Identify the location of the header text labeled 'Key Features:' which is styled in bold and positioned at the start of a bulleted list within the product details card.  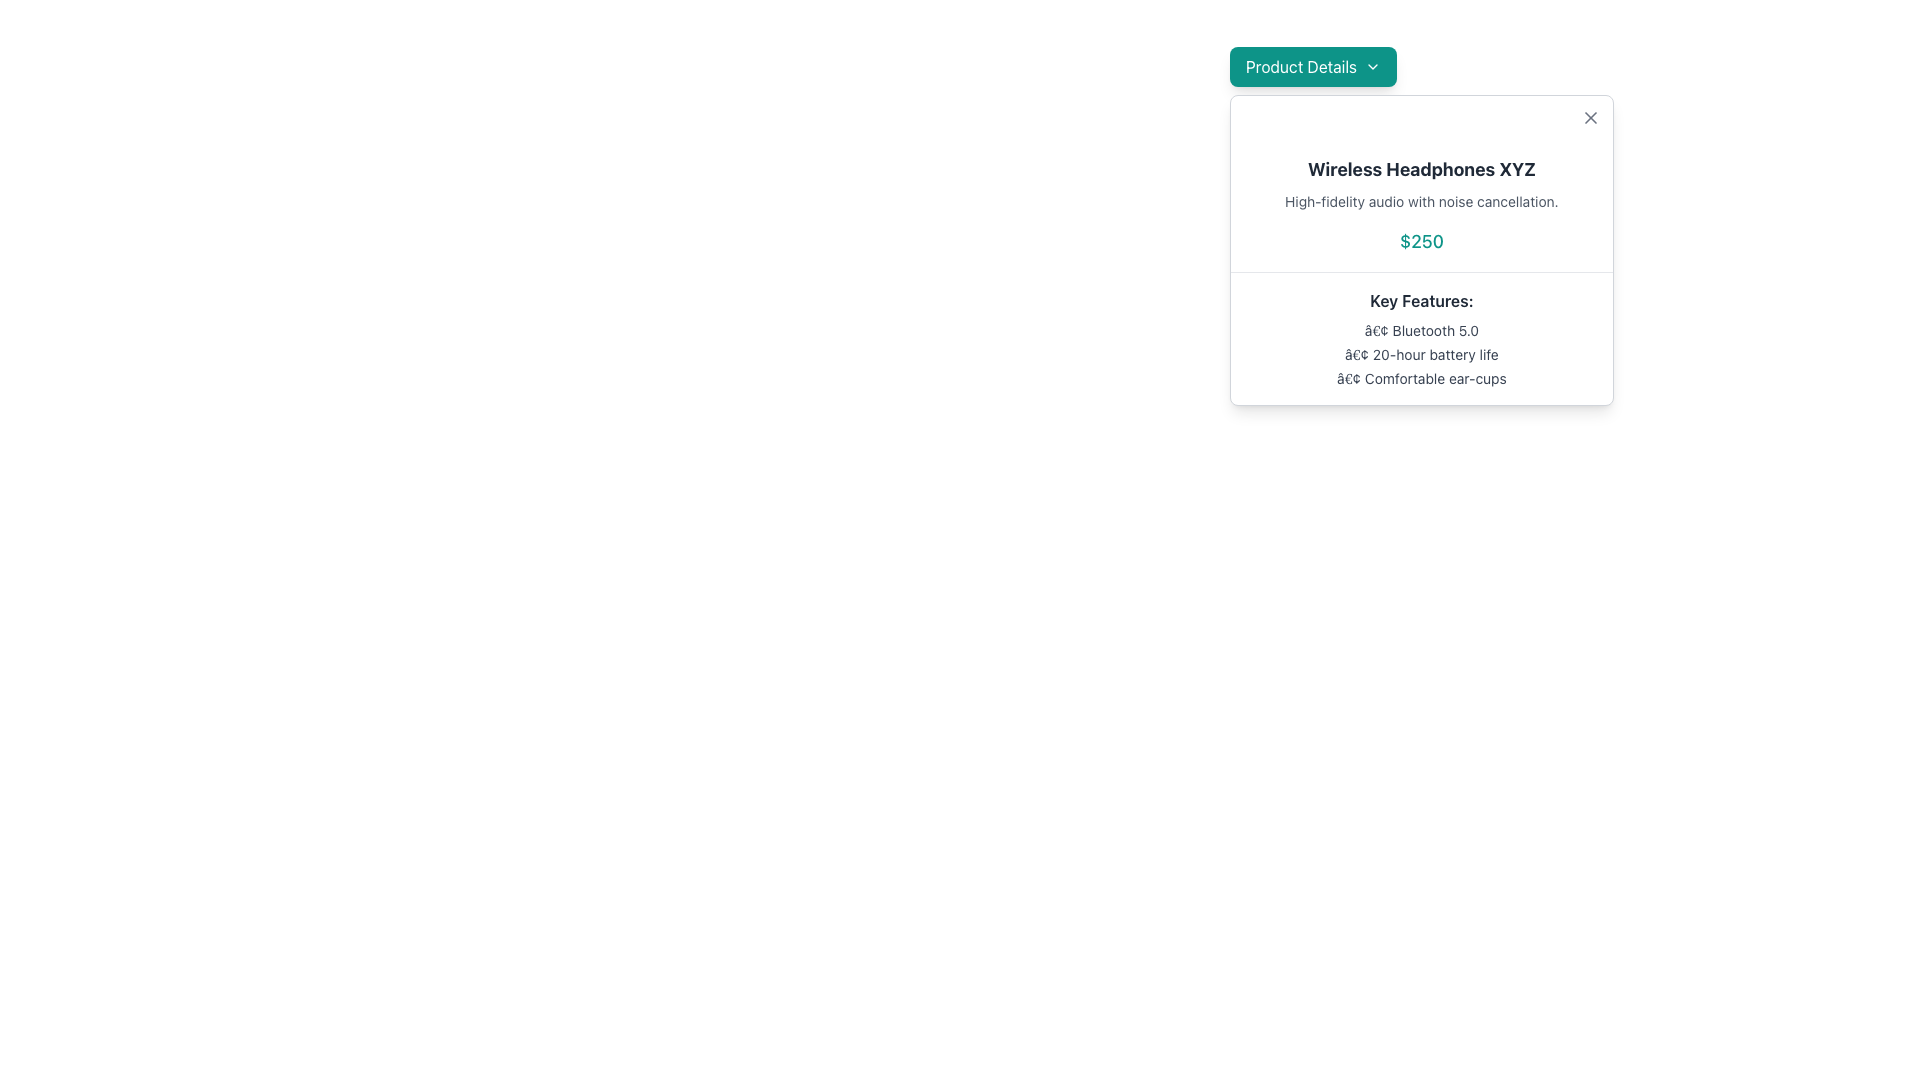
(1420, 300).